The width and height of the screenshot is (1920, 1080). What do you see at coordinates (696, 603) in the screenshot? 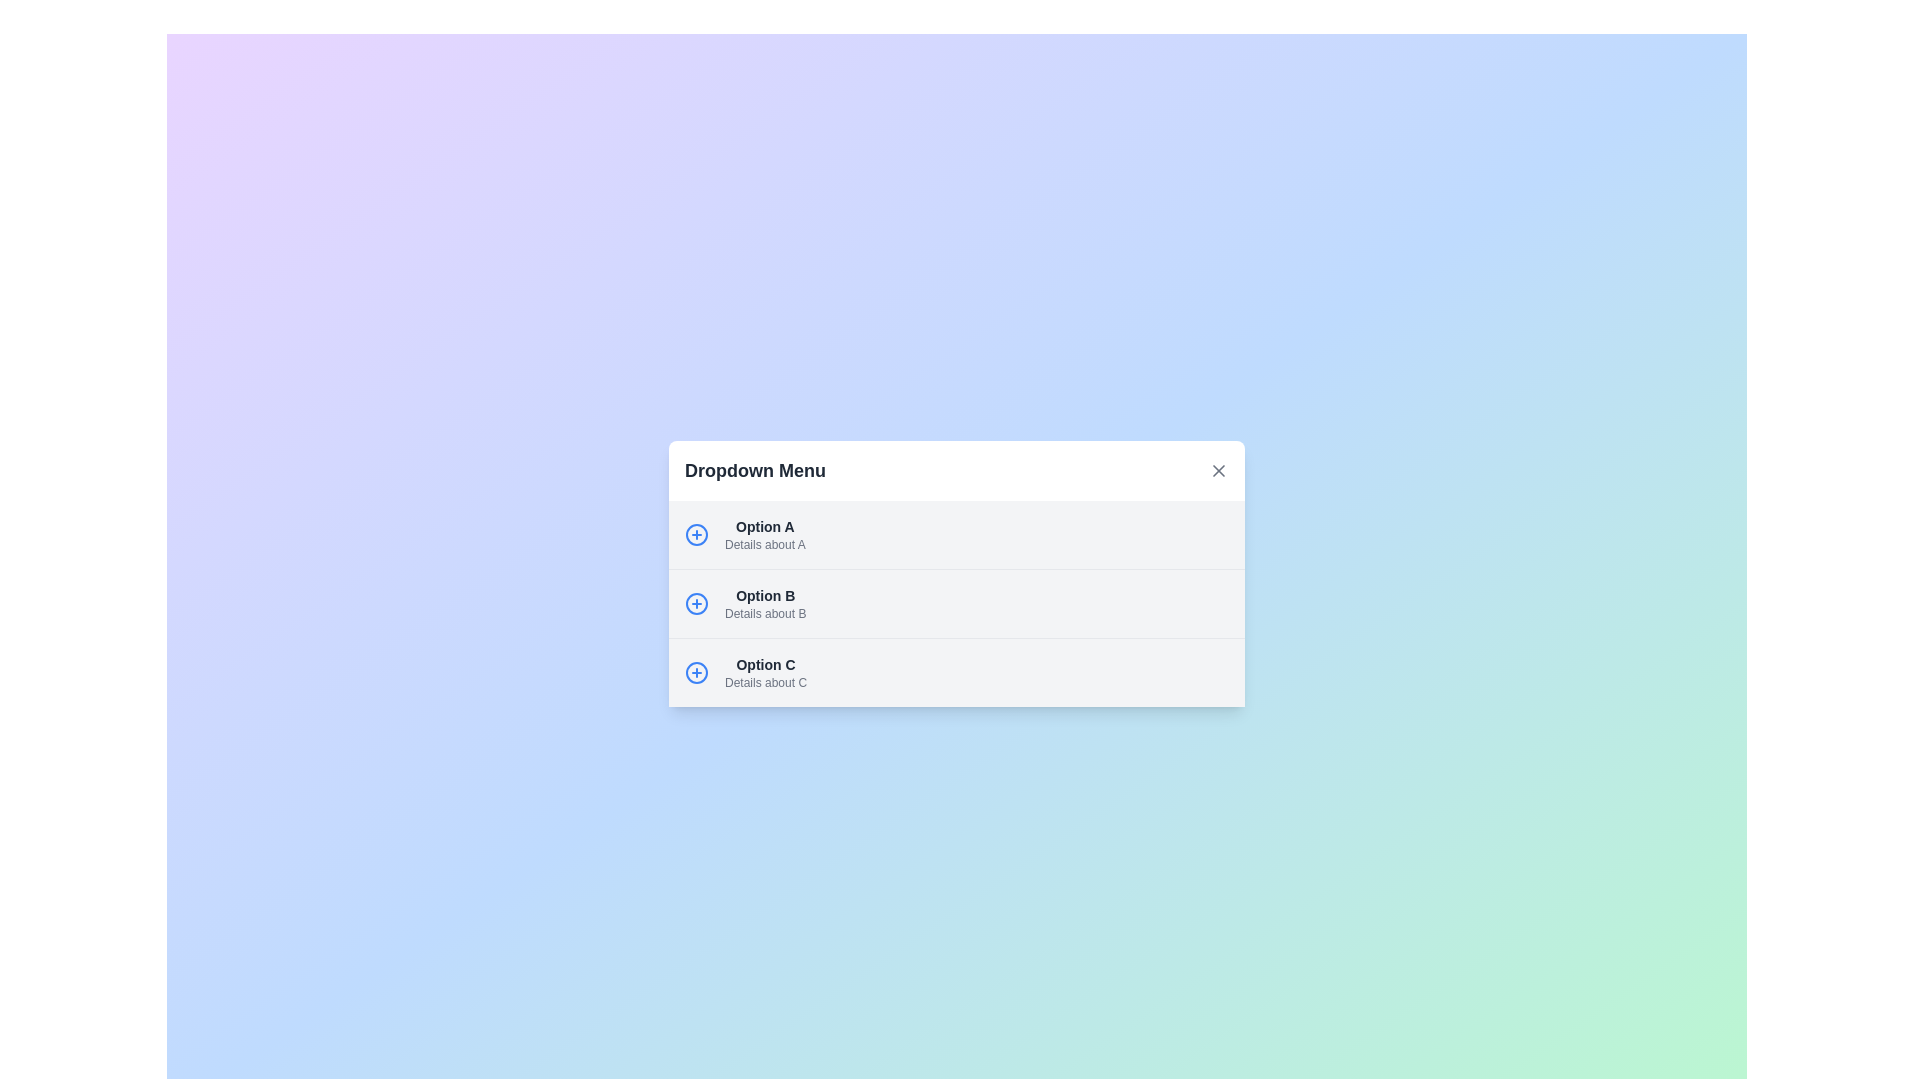
I see `the circular blue button with a plus sign located to the left of 'Option B' in the dropdown menu` at bounding box center [696, 603].